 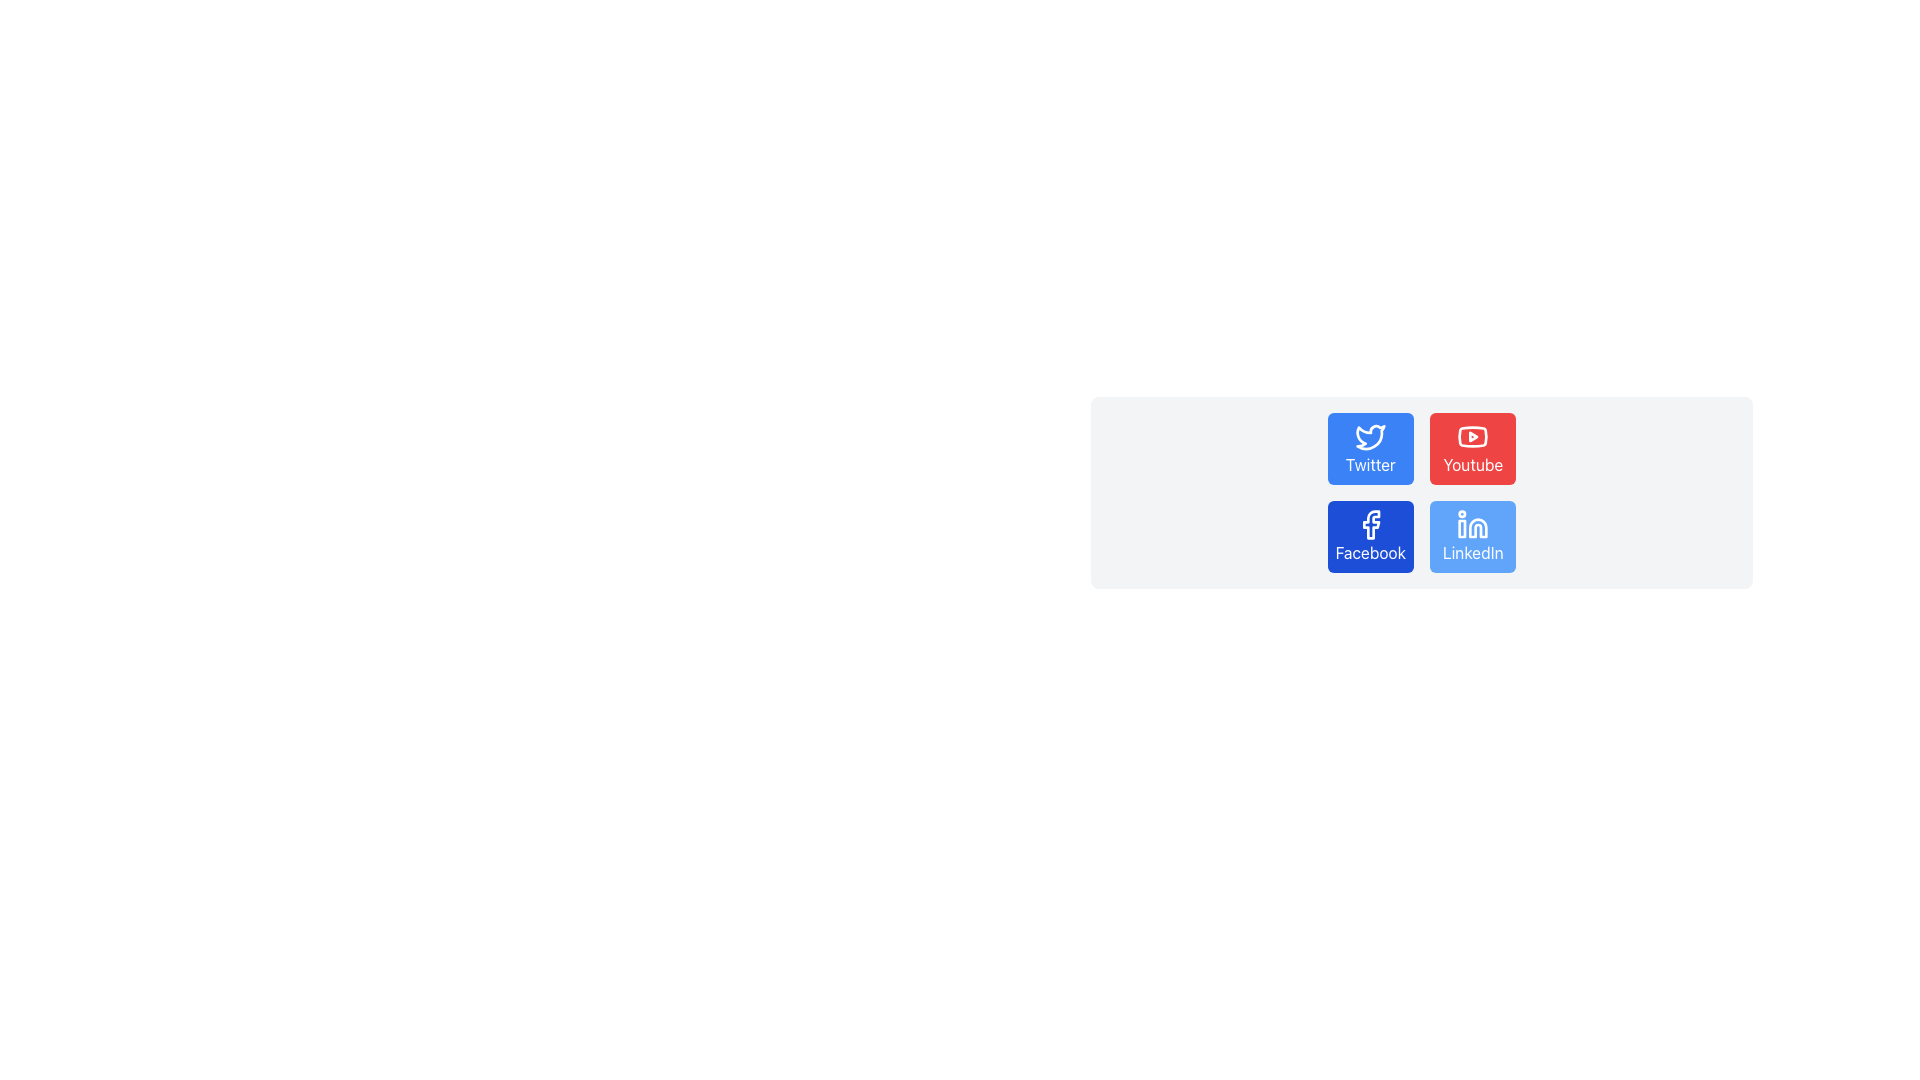 What do you see at coordinates (1473, 447) in the screenshot?
I see `the 'Youtube' button with a red background and white text and icon to trigger the hover effect` at bounding box center [1473, 447].